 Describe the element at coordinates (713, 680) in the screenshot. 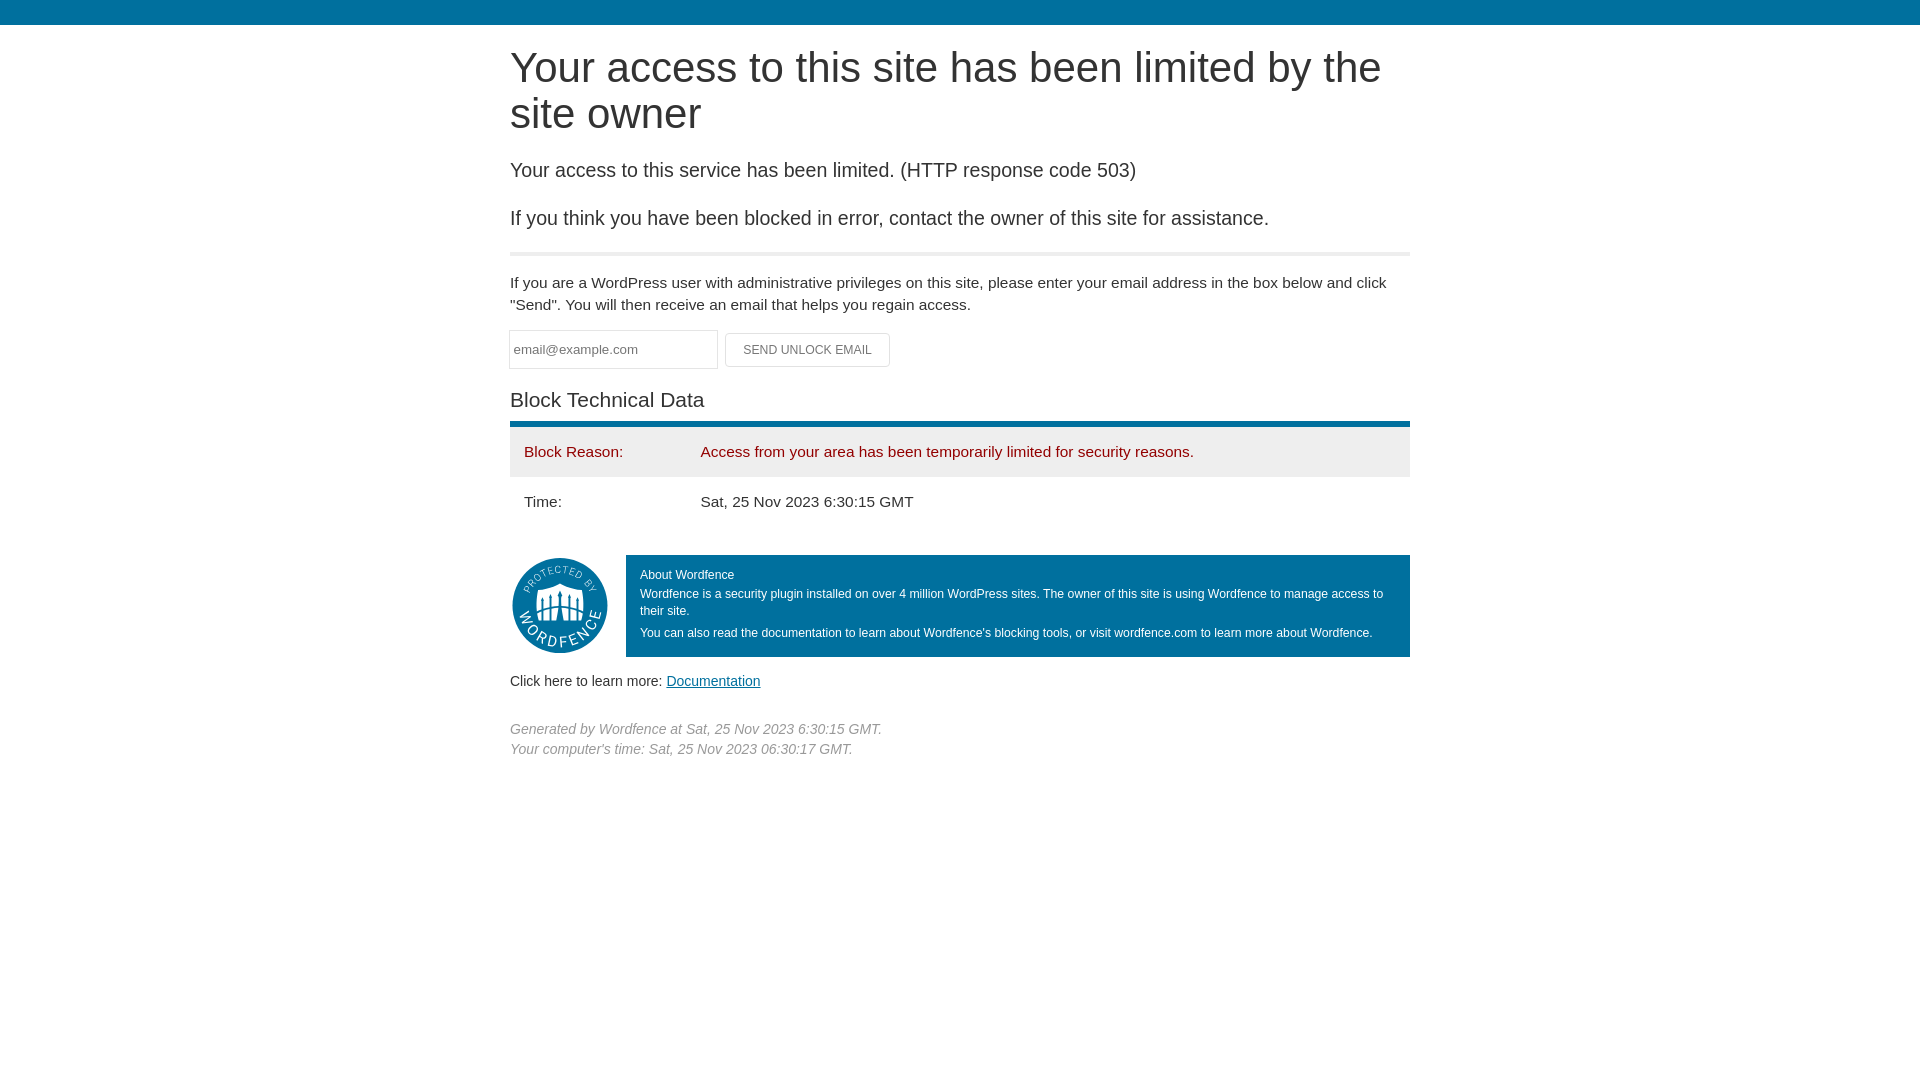

I see `'Documentation'` at that location.